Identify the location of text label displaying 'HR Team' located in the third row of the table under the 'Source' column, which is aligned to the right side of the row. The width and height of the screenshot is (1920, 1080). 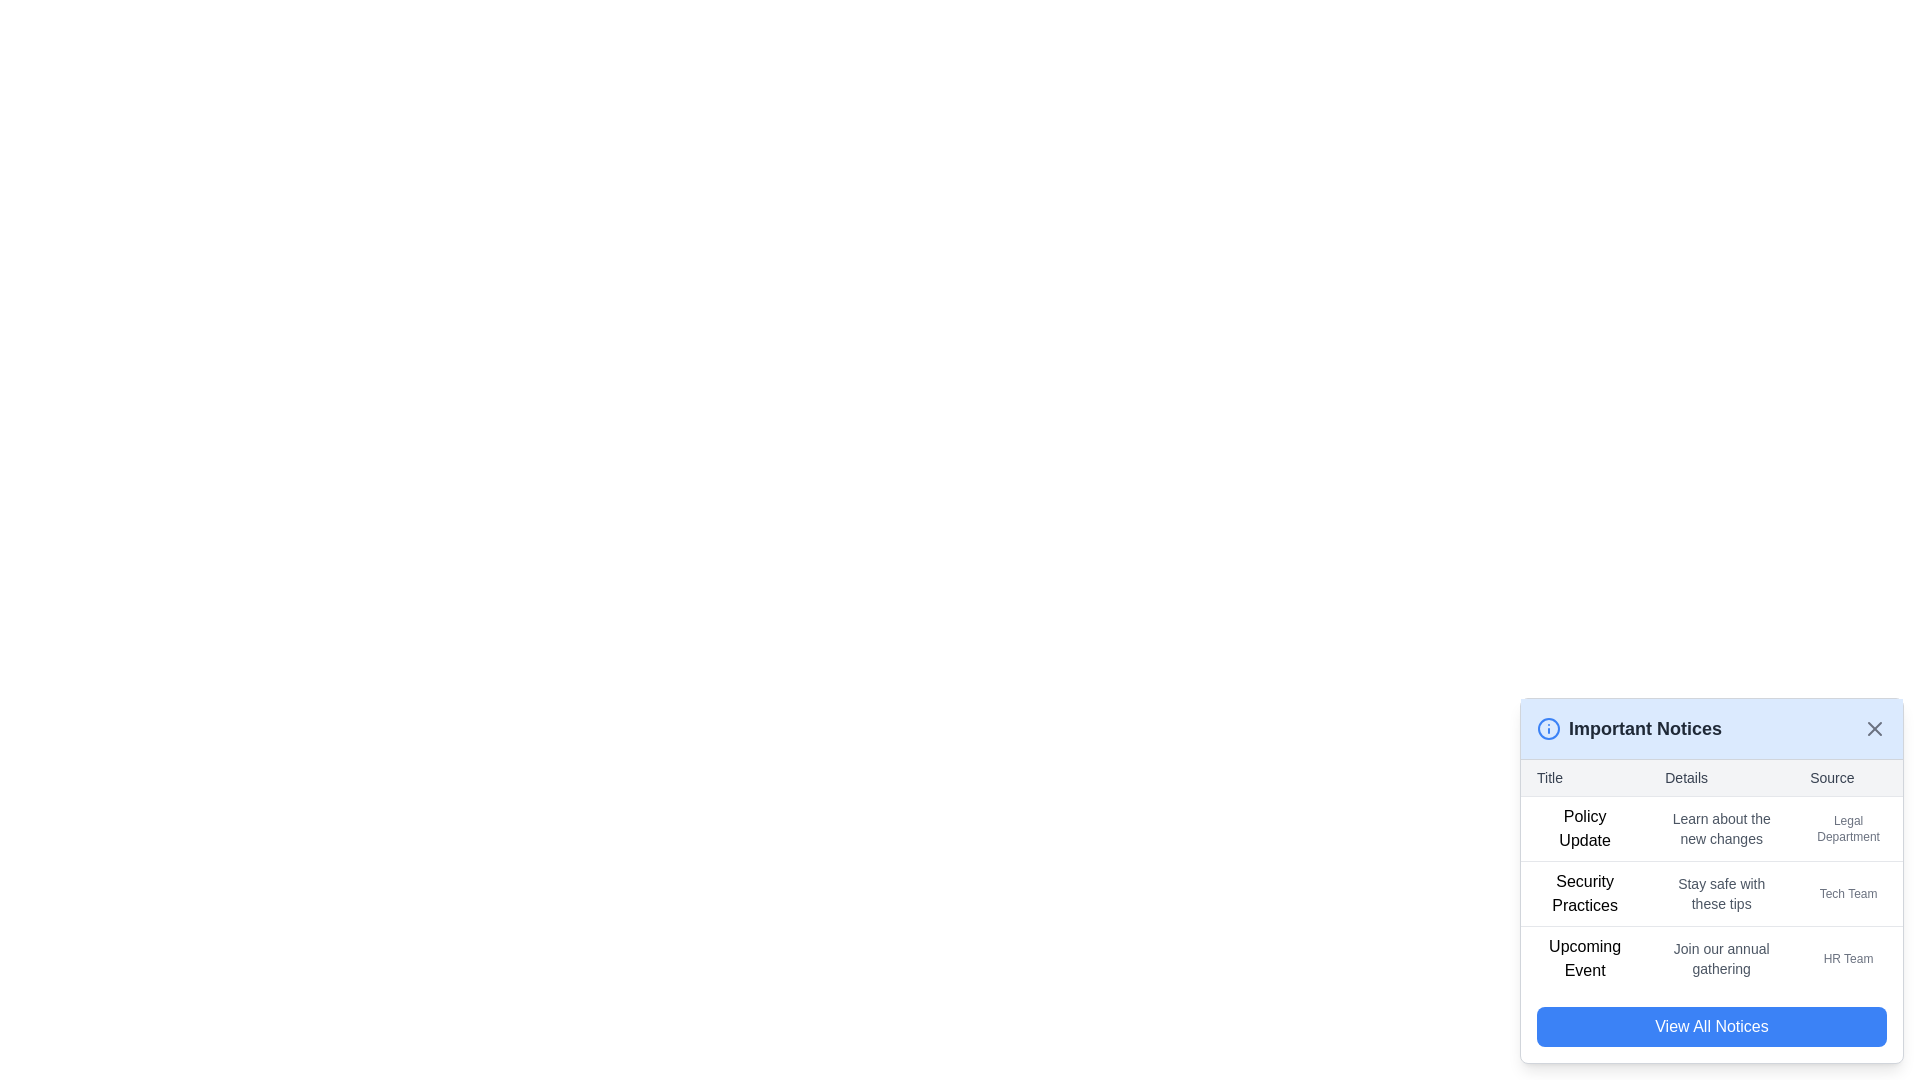
(1847, 957).